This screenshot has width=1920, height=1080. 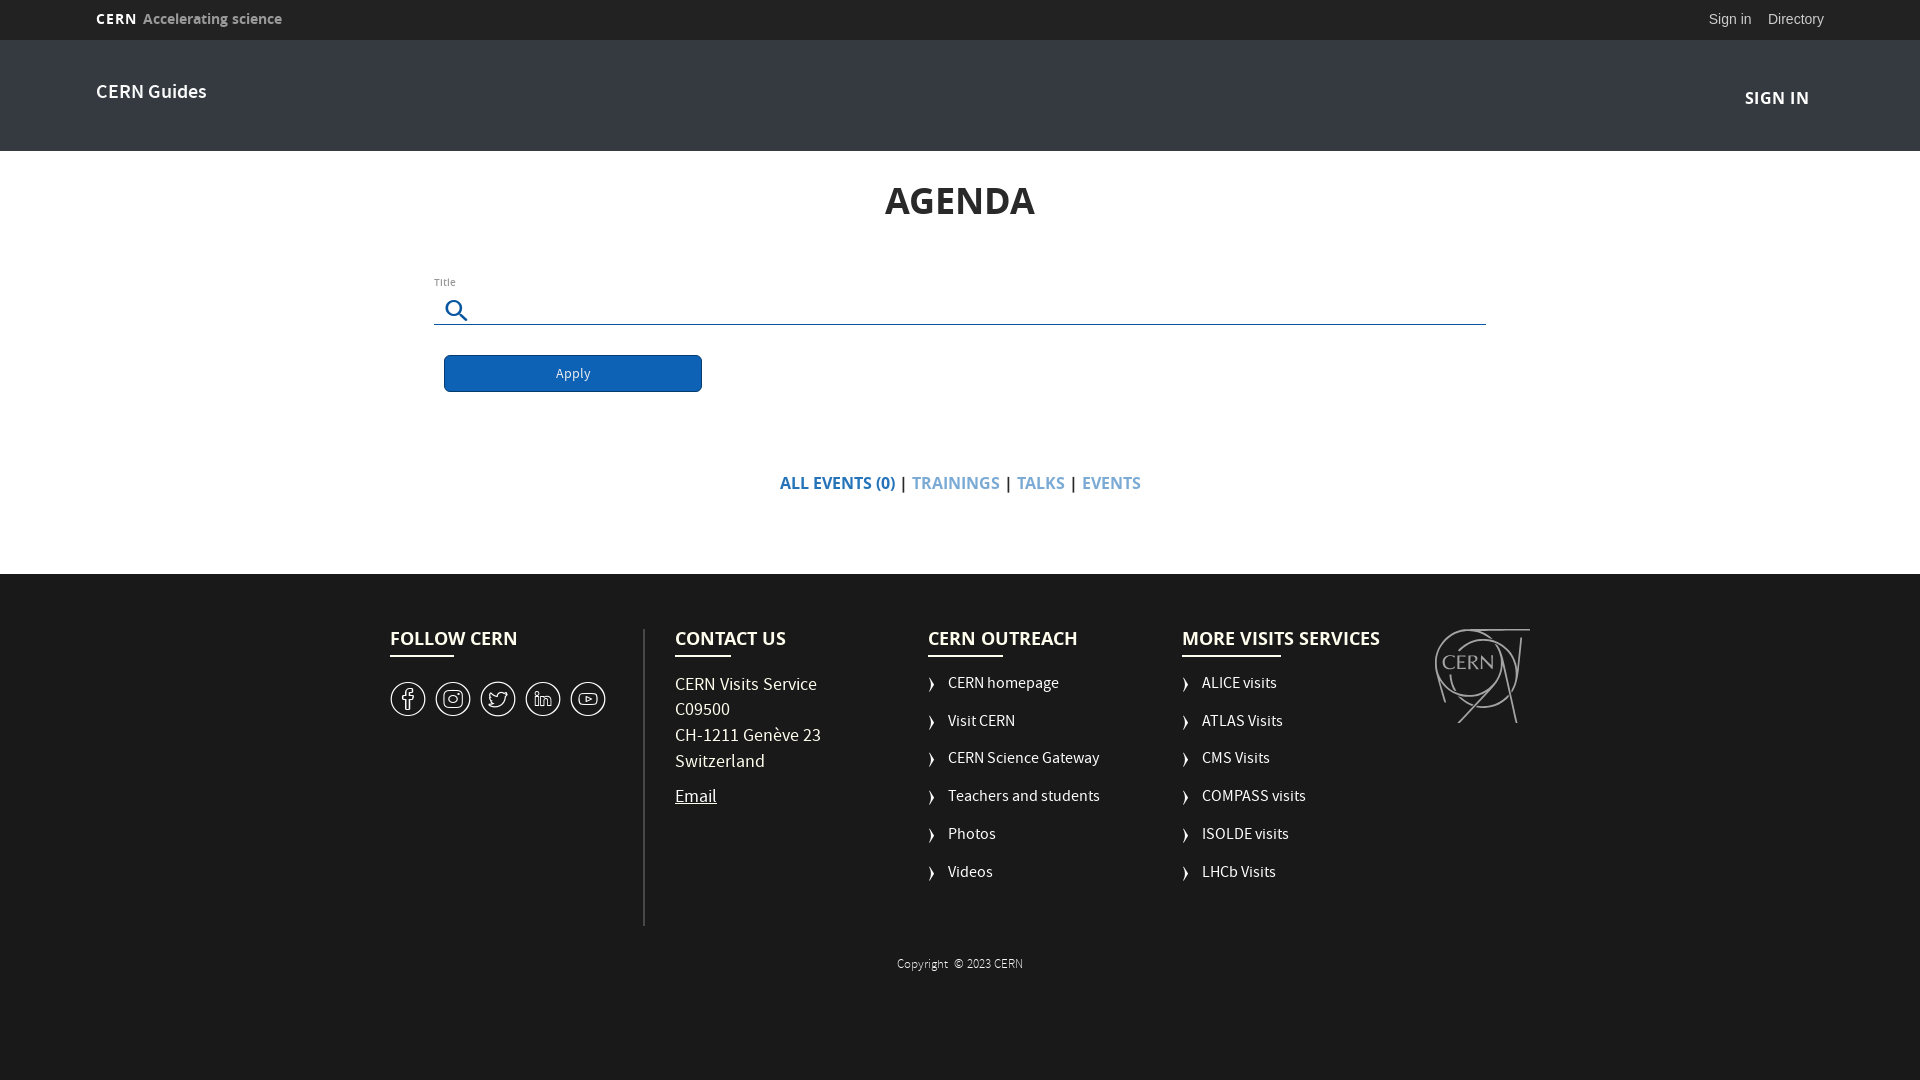 I want to click on 'M', so click(x=542, y=698).